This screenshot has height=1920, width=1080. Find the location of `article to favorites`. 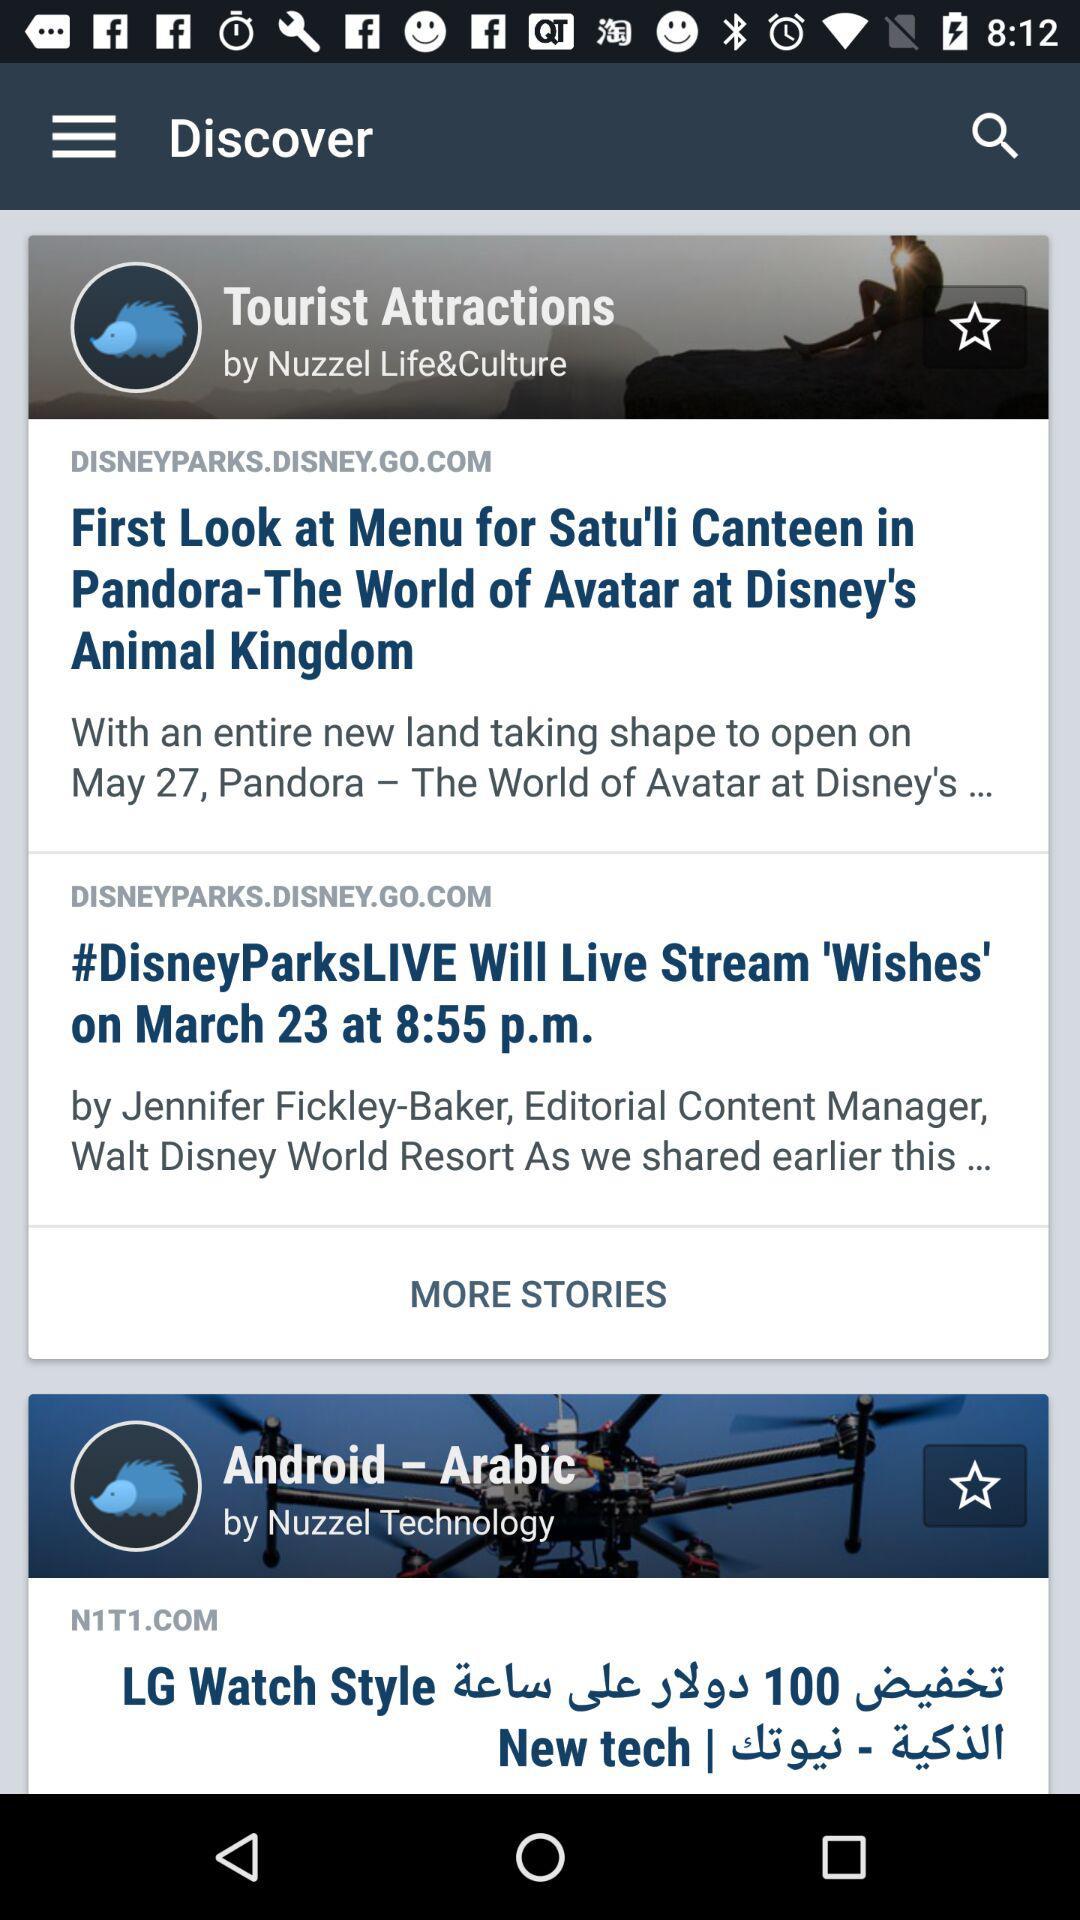

article to favorites is located at coordinates (974, 326).